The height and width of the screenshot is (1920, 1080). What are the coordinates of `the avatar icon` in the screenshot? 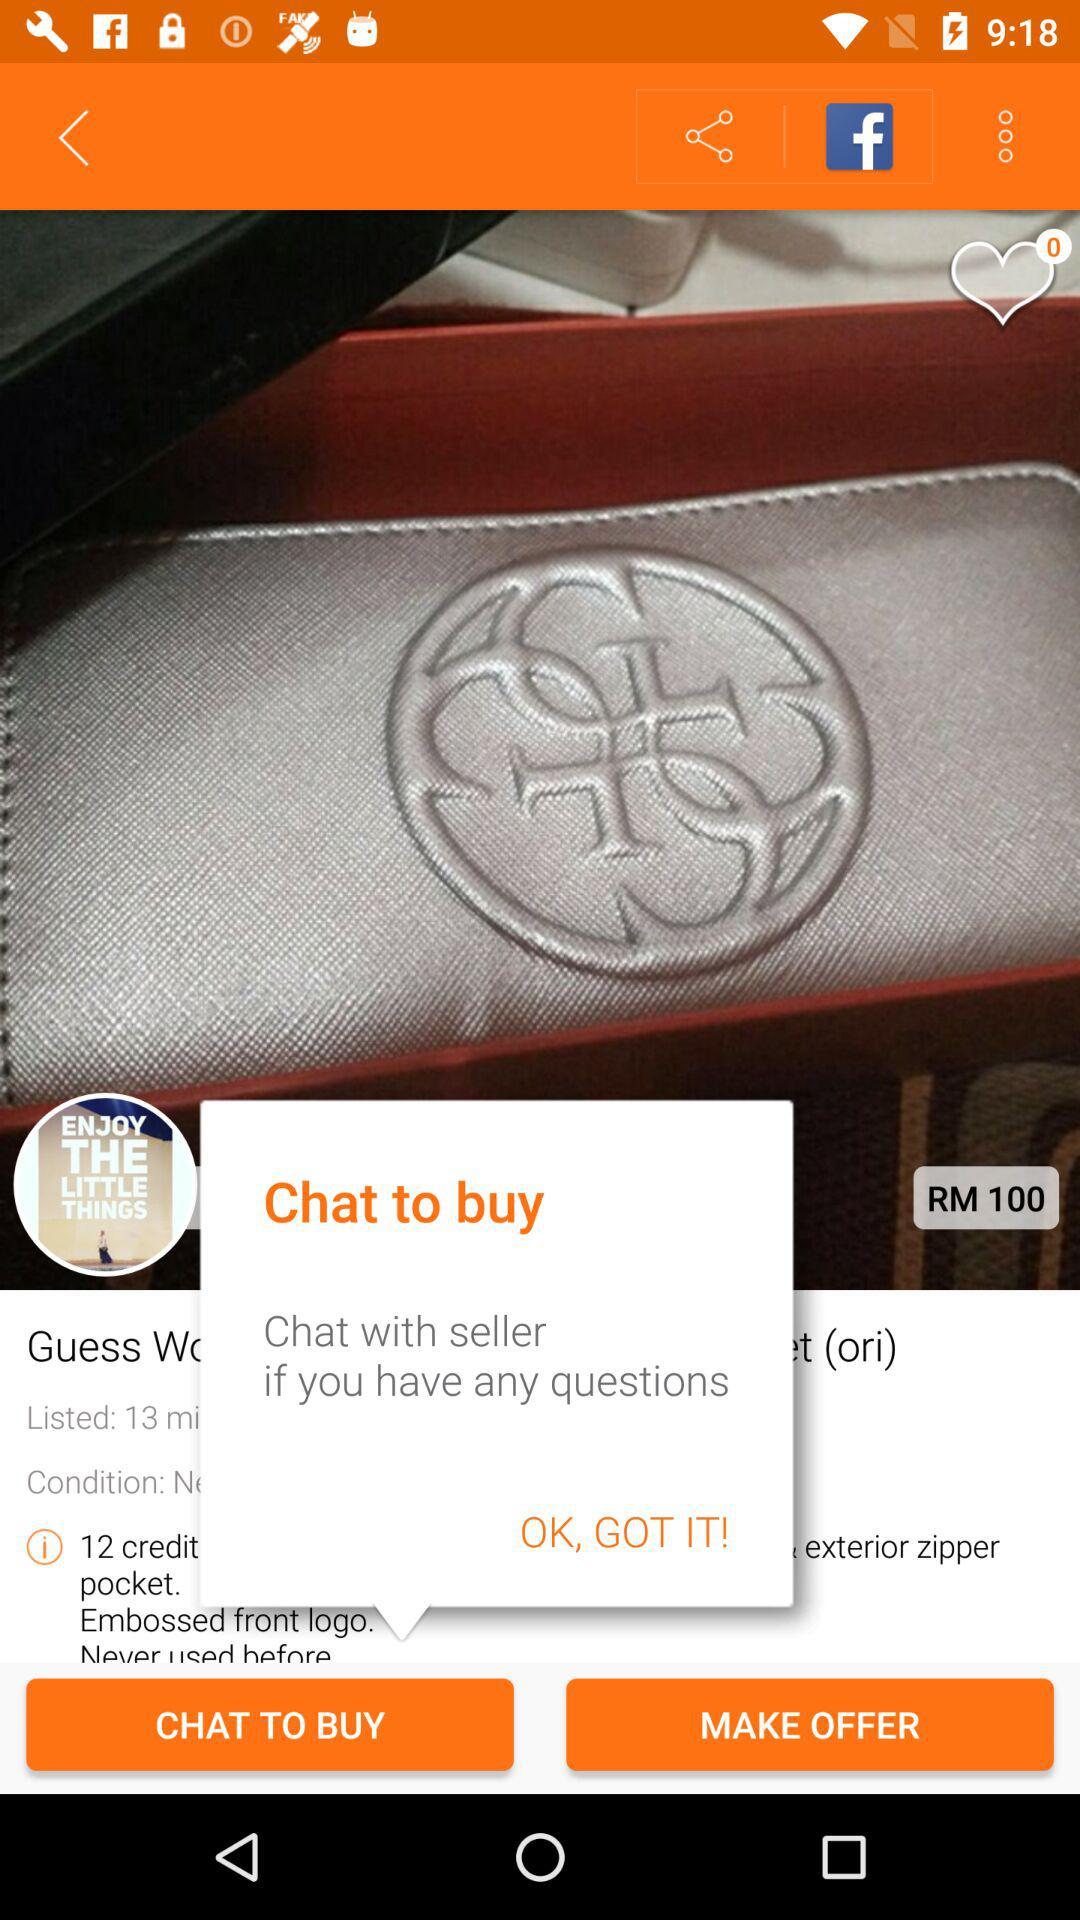 It's located at (105, 1184).